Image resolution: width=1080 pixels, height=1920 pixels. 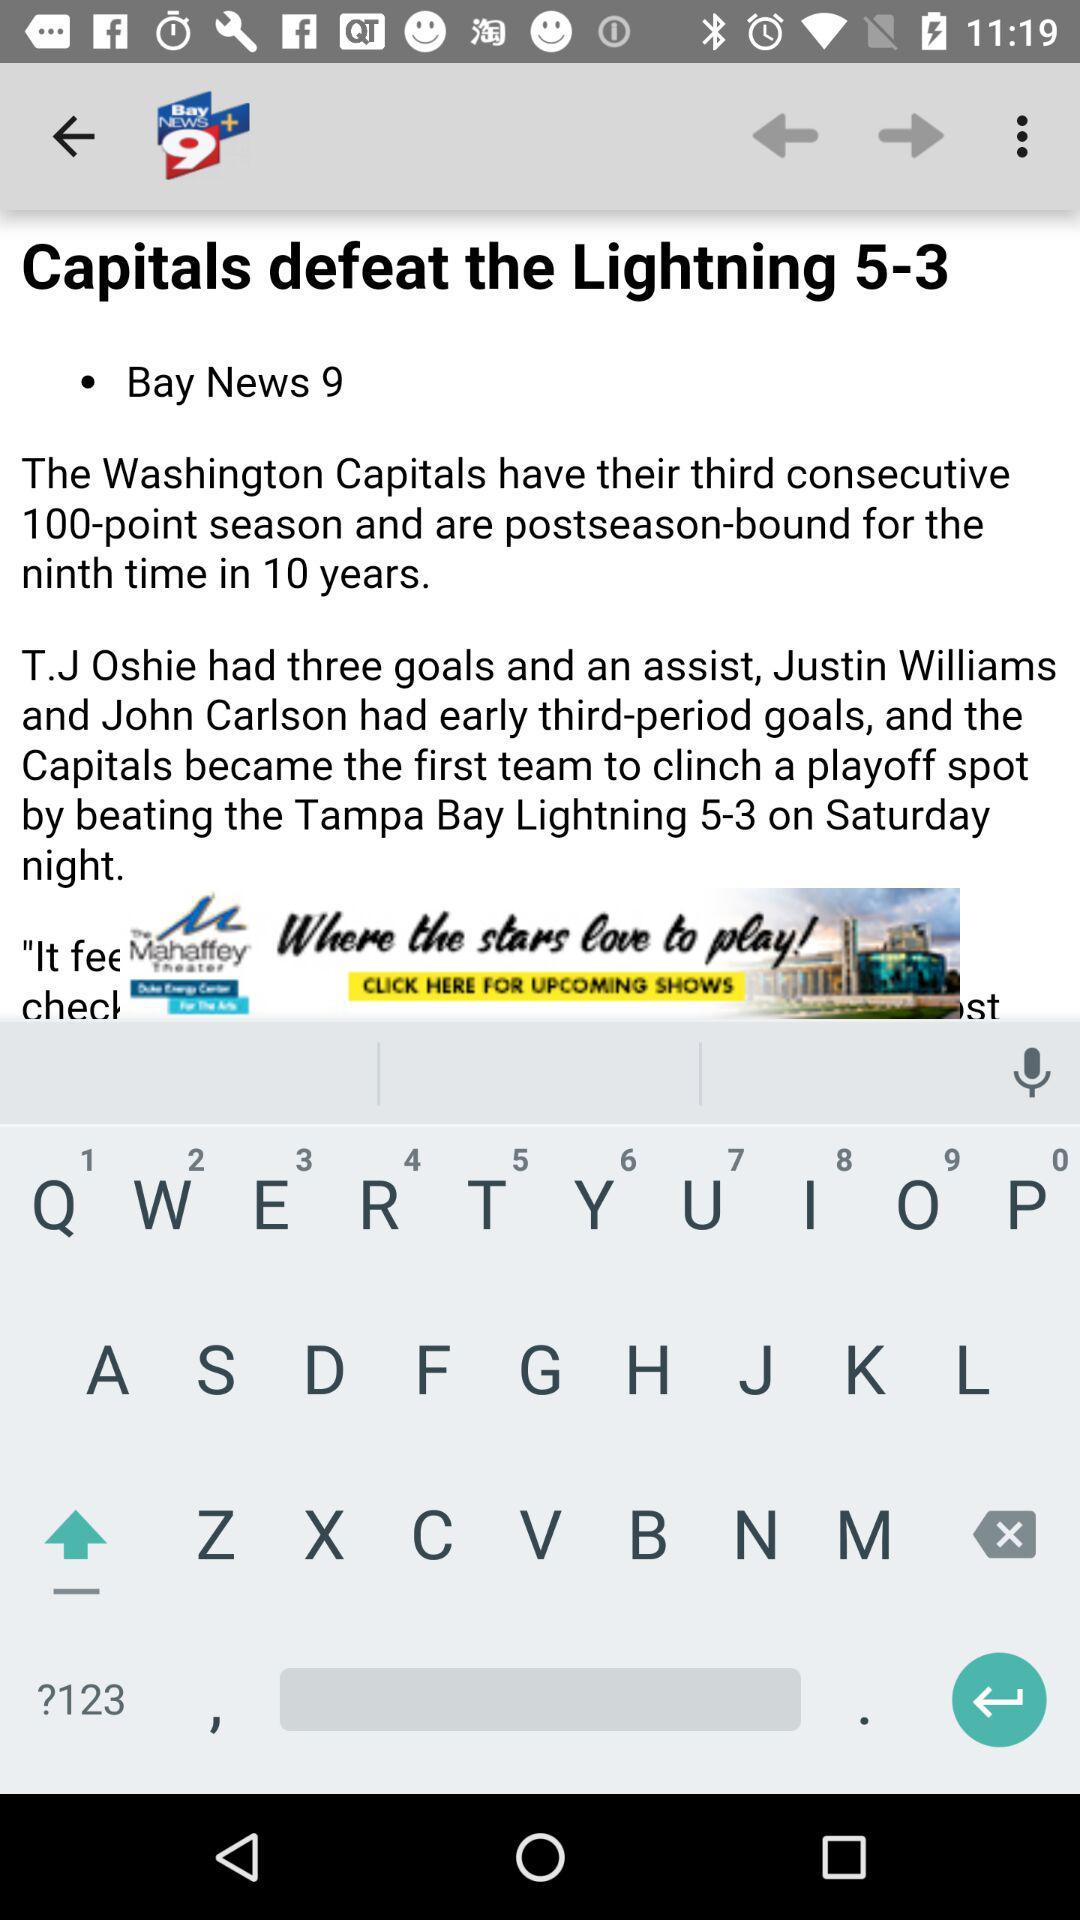 I want to click on file, so click(x=540, y=1002).